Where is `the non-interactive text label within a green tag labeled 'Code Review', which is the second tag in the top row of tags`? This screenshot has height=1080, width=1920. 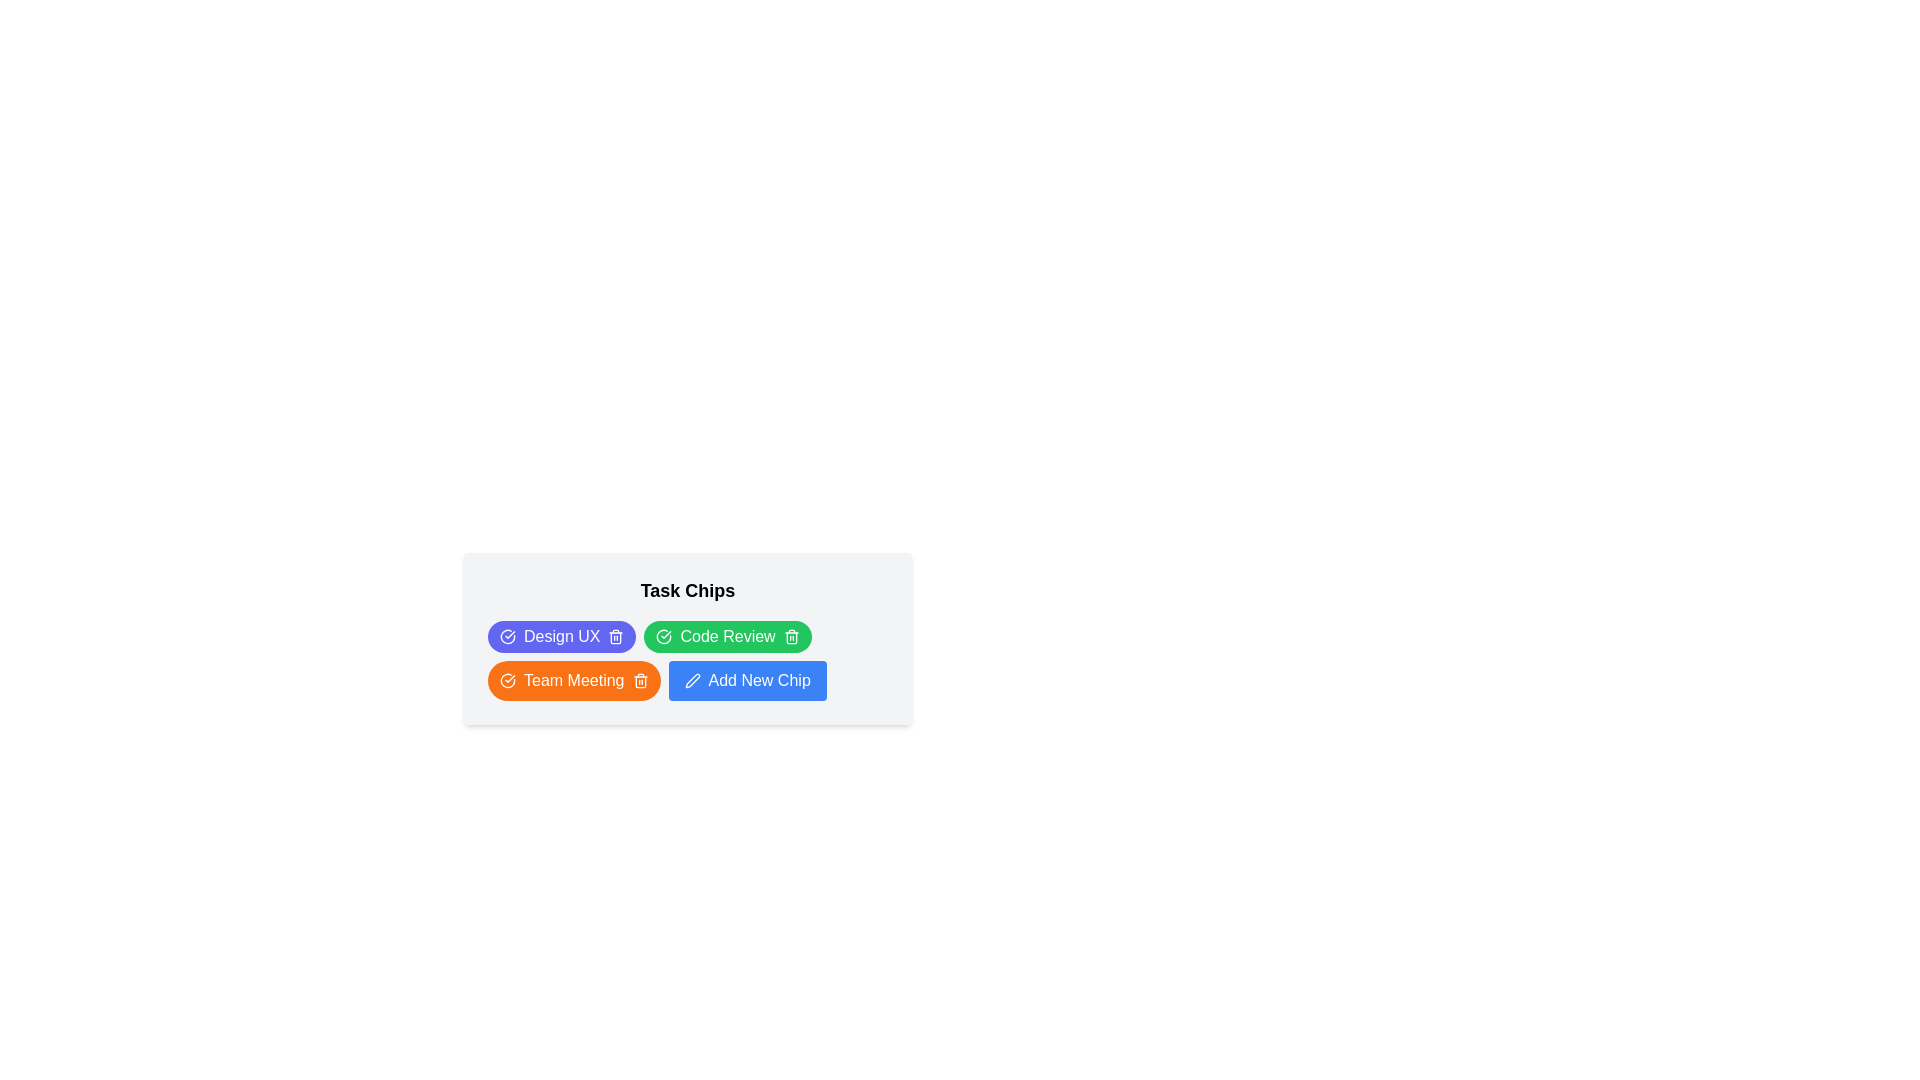 the non-interactive text label within a green tag labeled 'Code Review', which is the second tag in the top row of tags is located at coordinates (727, 636).